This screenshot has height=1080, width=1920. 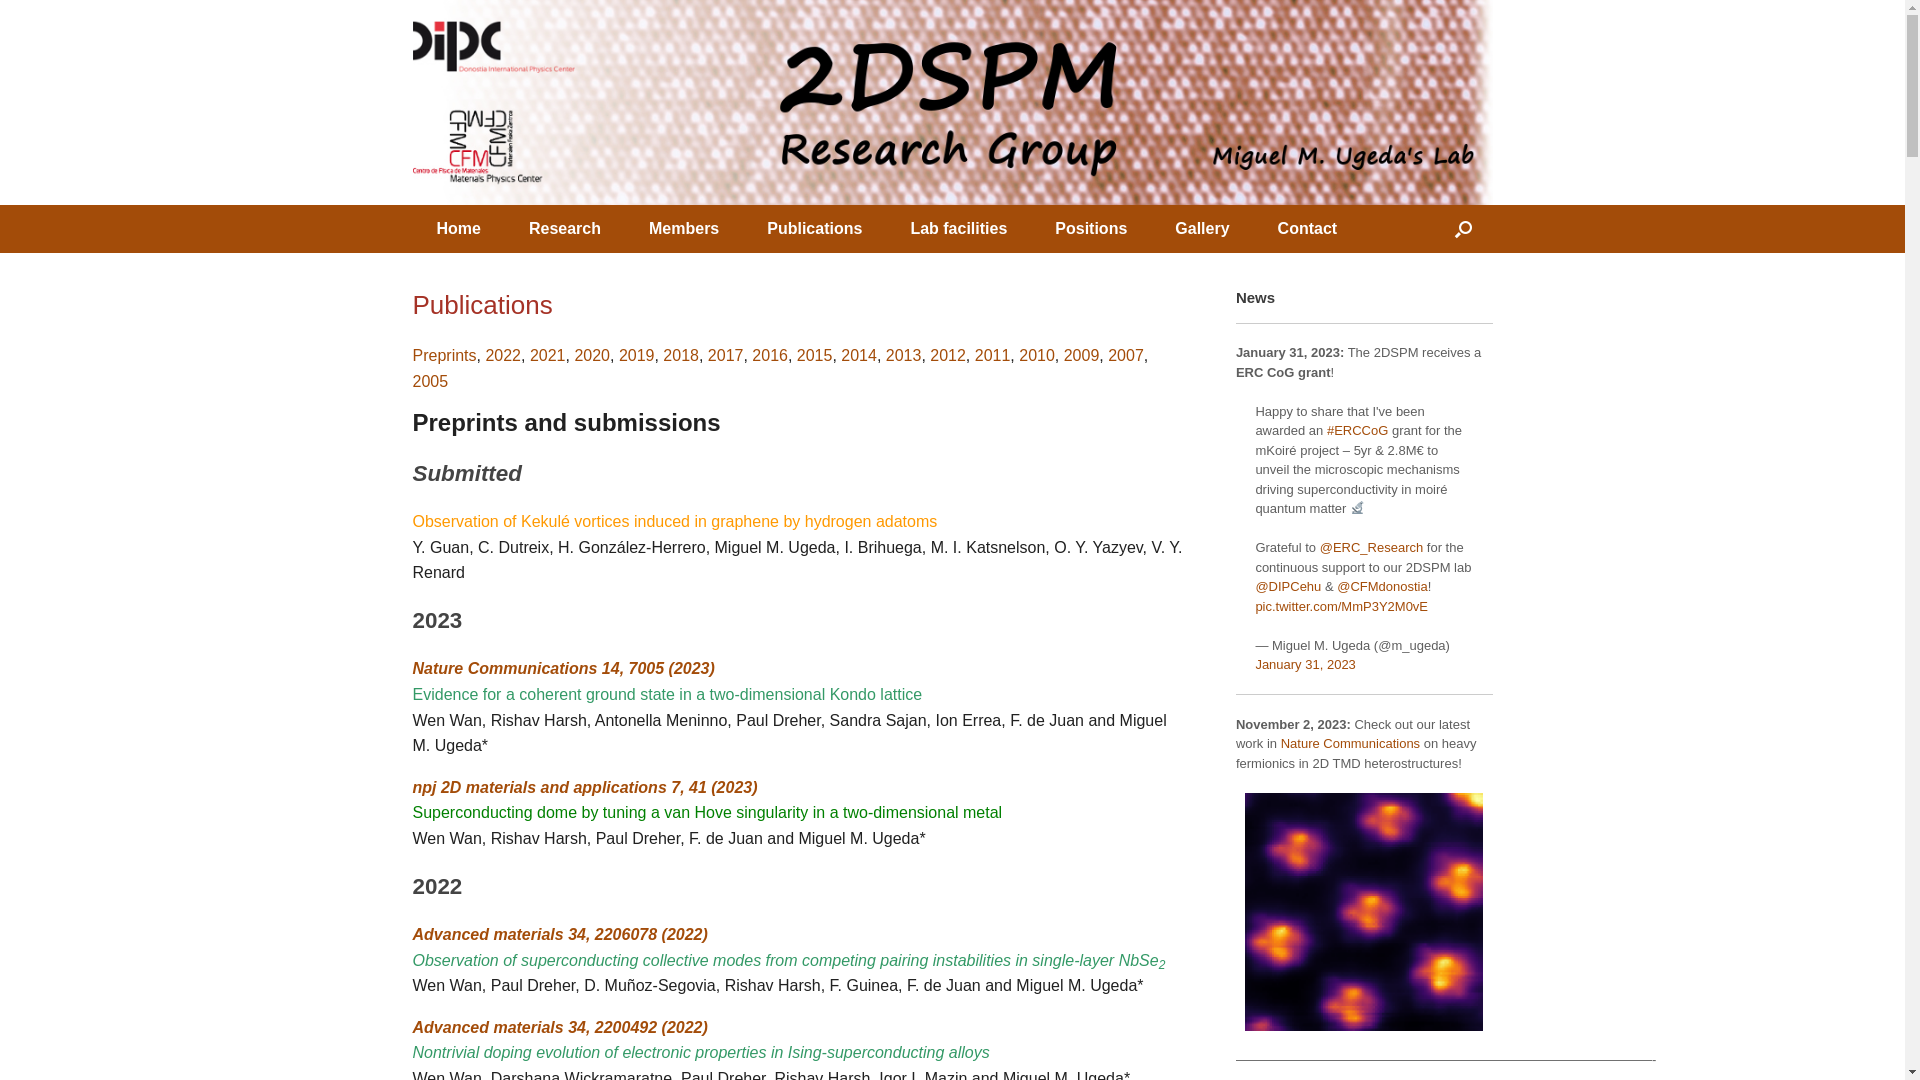 I want to click on 'Preprints', so click(x=411, y=354).